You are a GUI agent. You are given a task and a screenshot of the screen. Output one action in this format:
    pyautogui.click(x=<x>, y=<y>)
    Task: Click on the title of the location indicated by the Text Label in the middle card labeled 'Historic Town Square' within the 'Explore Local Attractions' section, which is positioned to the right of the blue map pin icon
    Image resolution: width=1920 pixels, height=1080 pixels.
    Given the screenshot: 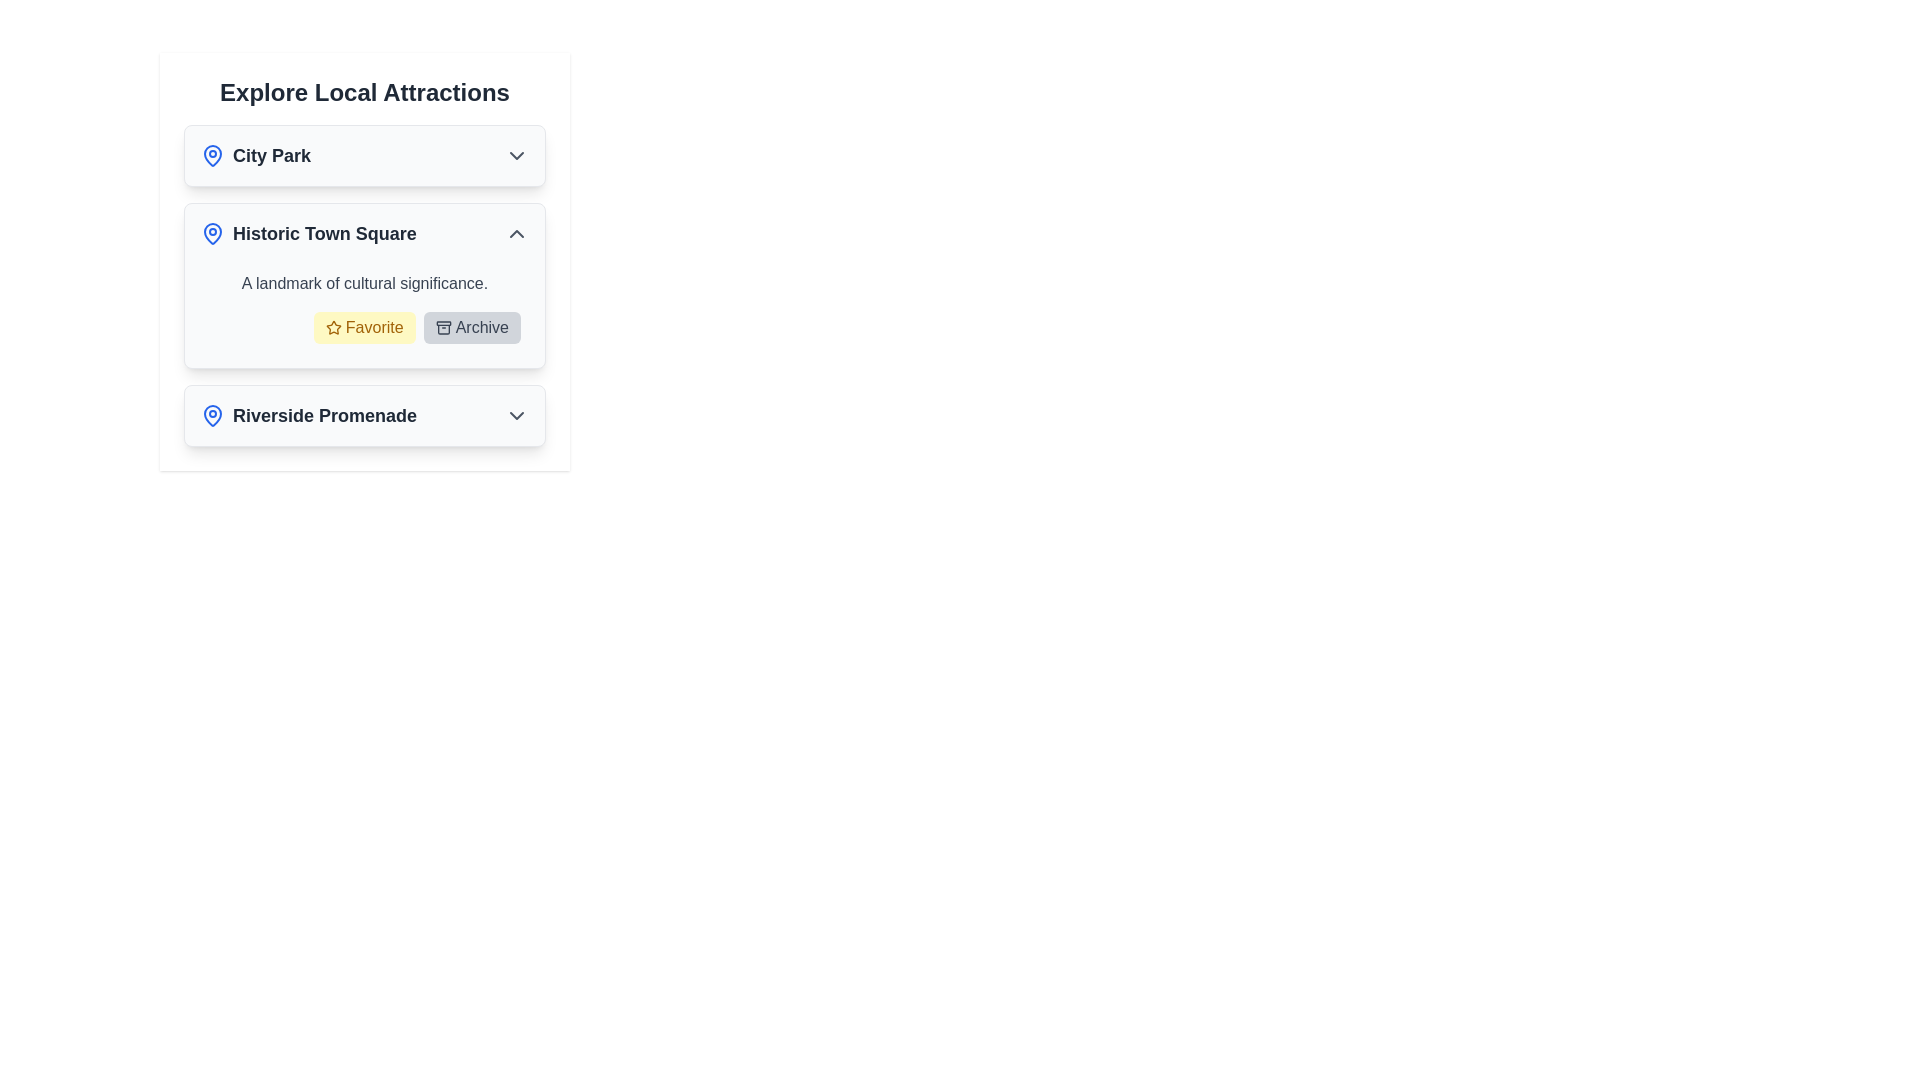 What is the action you would take?
    pyautogui.click(x=324, y=233)
    